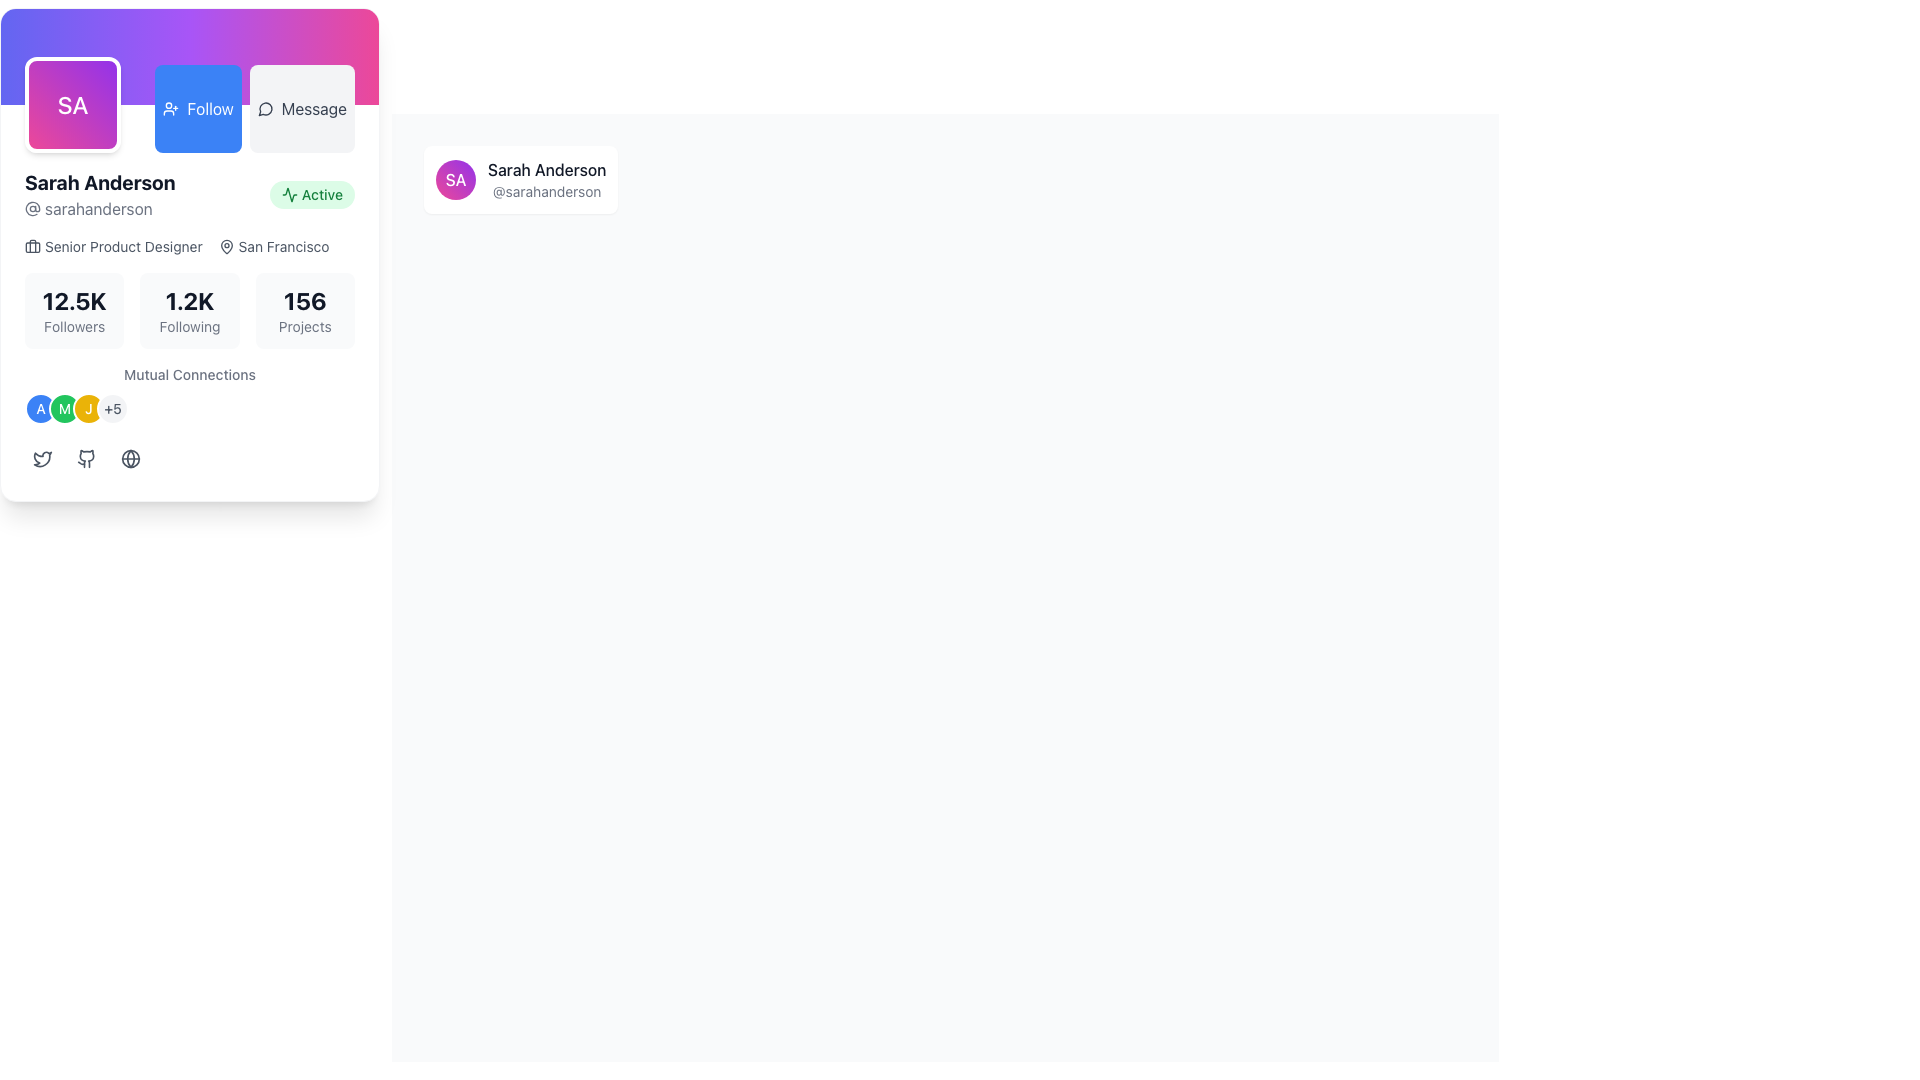 Image resolution: width=1920 pixels, height=1080 pixels. What do you see at coordinates (190, 300) in the screenshot?
I see `the text displaying the number of accounts the user is following, located centrally in the profile section of the profile card` at bounding box center [190, 300].